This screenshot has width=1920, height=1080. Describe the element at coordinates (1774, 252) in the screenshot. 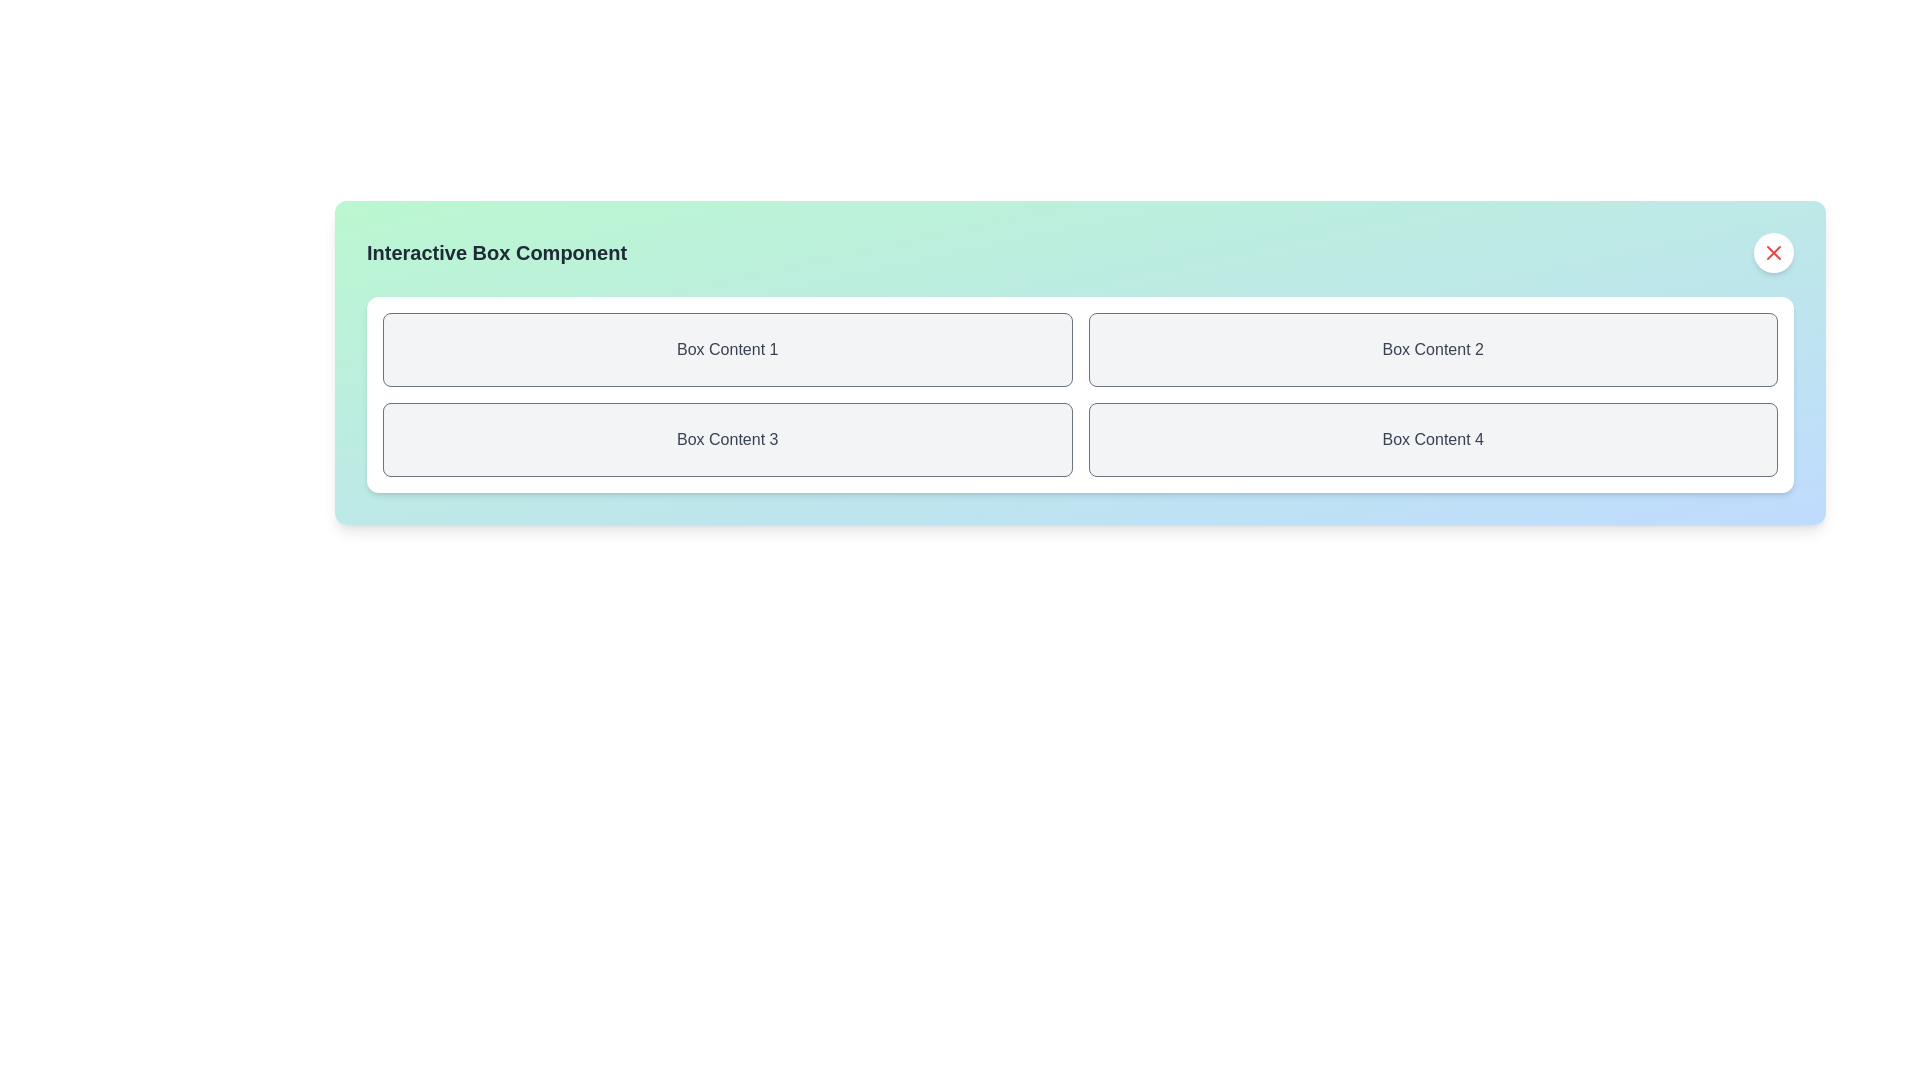

I see `the close button located in the top-right corner of the 'Interactive Box Component'` at that location.